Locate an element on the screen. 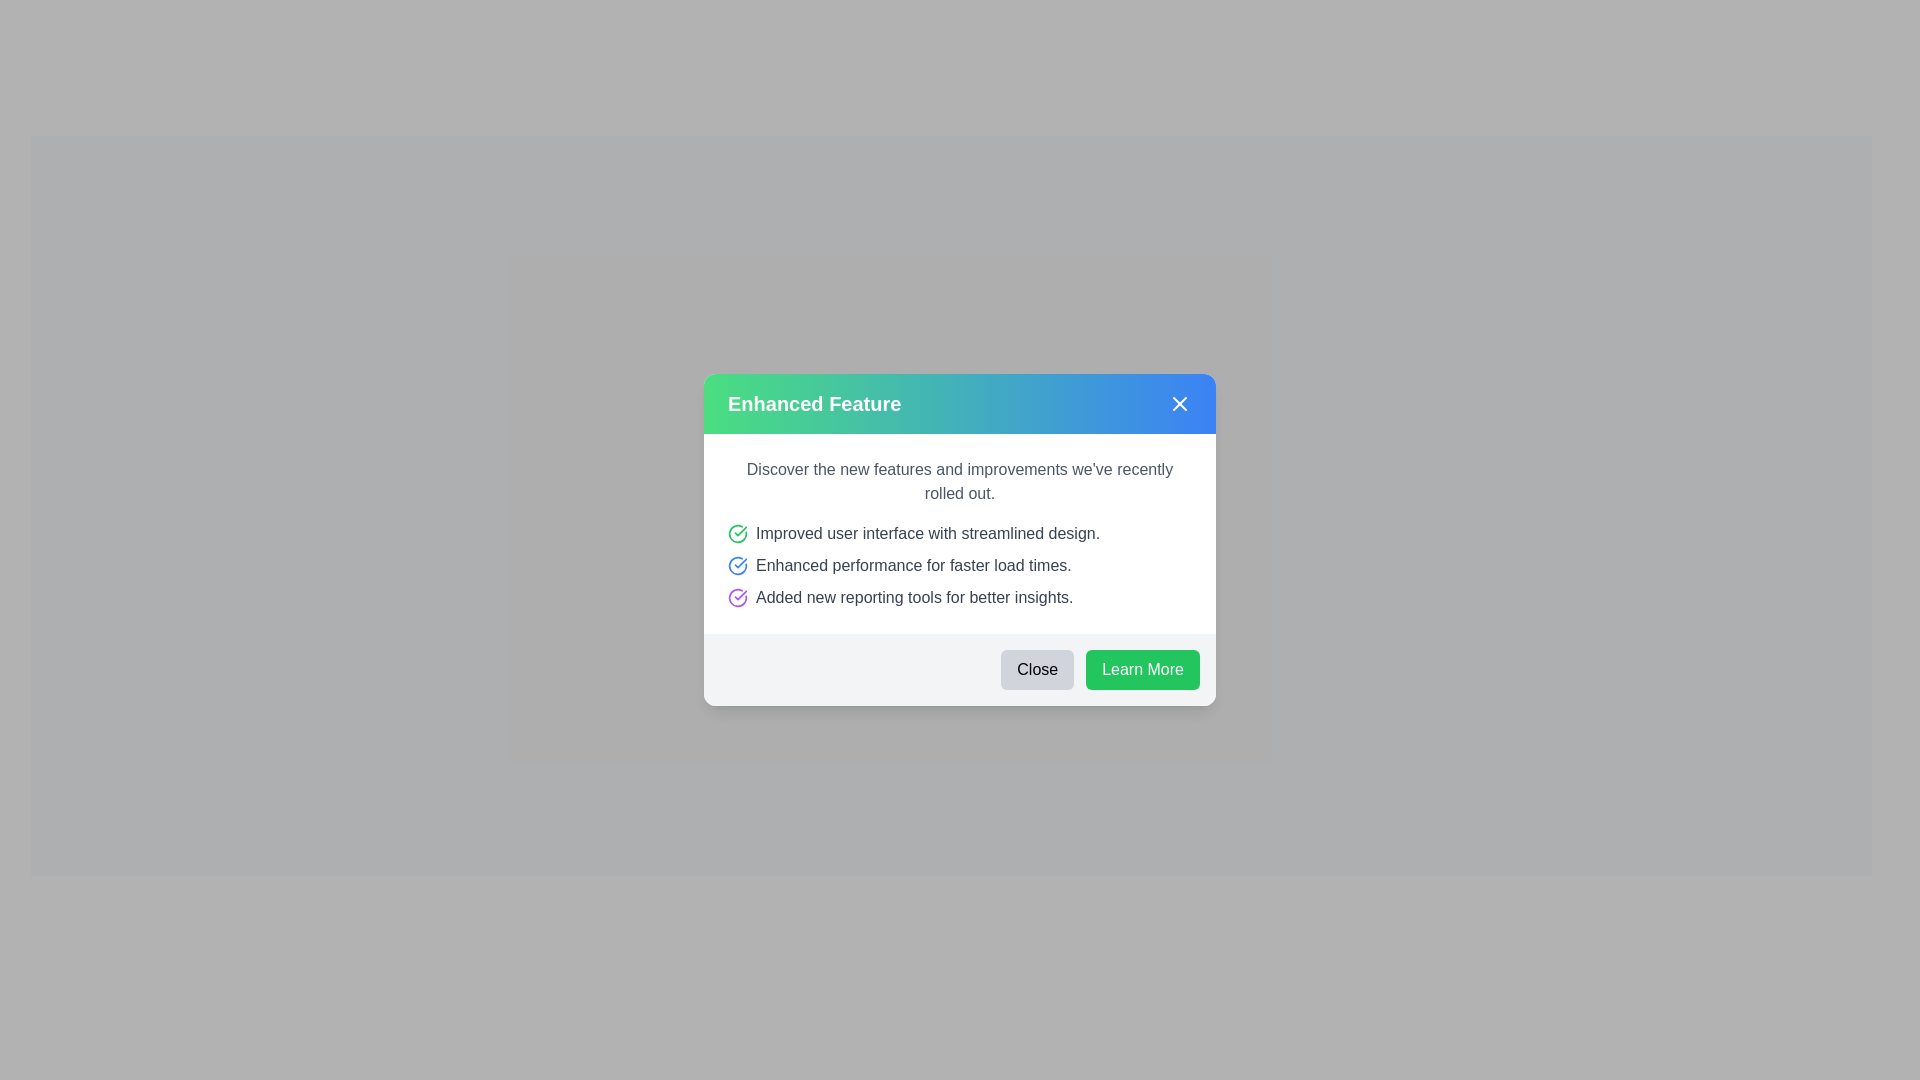  the confirmation icon located to the left of the text 'Enhanced performance for faster load times.' is located at coordinates (737, 566).